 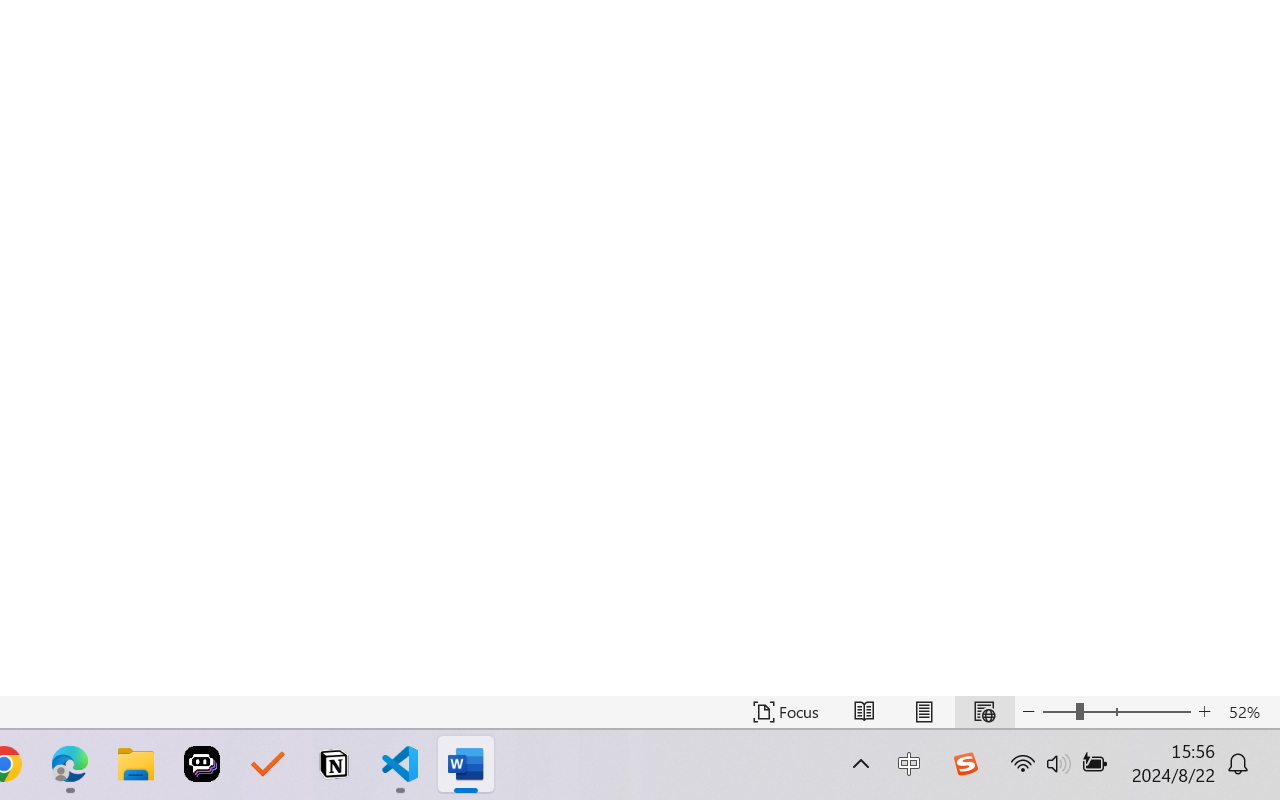 What do you see at coordinates (864, 711) in the screenshot?
I see `'Read Mode'` at bounding box center [864, 711].